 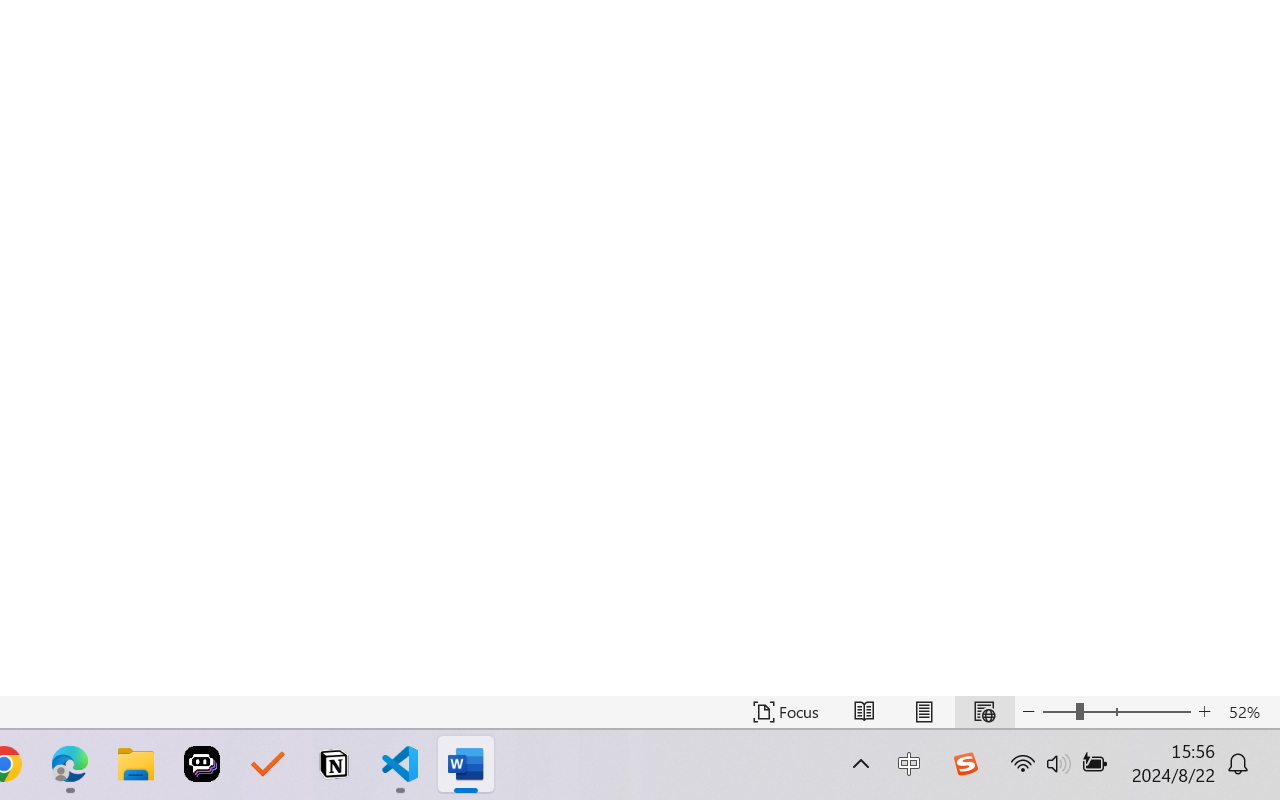 What do you see at coordinates (864, 711) in the screenshot?
I see `'Read Mode'` at bounding box center [864, 711].